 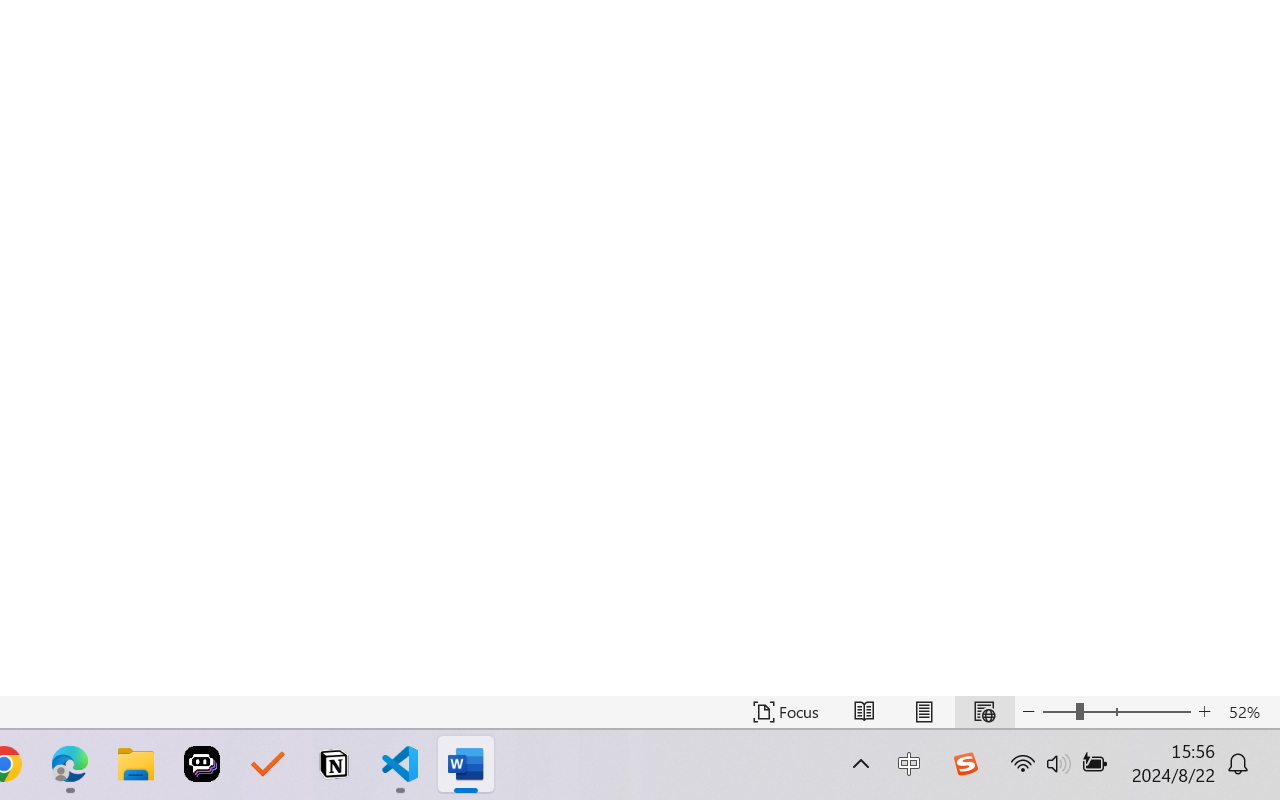 What do you see at coordinates (864, 711) in the screenshot?
I see `'Read Mode'` at bounding box center [864, 711].